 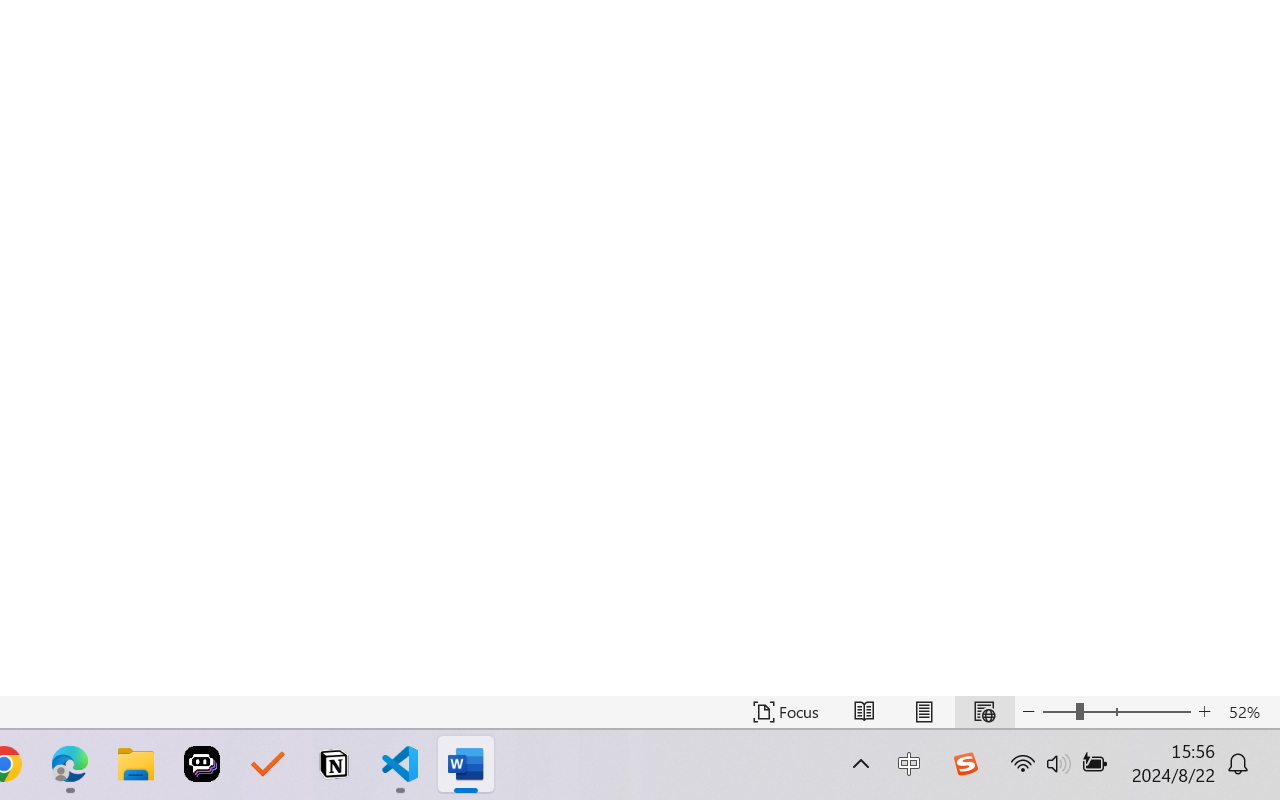 What do you see at coordinates (864, 711) in the screenshot?
I see `'Read Mode'` at bounding box center [864, 711].